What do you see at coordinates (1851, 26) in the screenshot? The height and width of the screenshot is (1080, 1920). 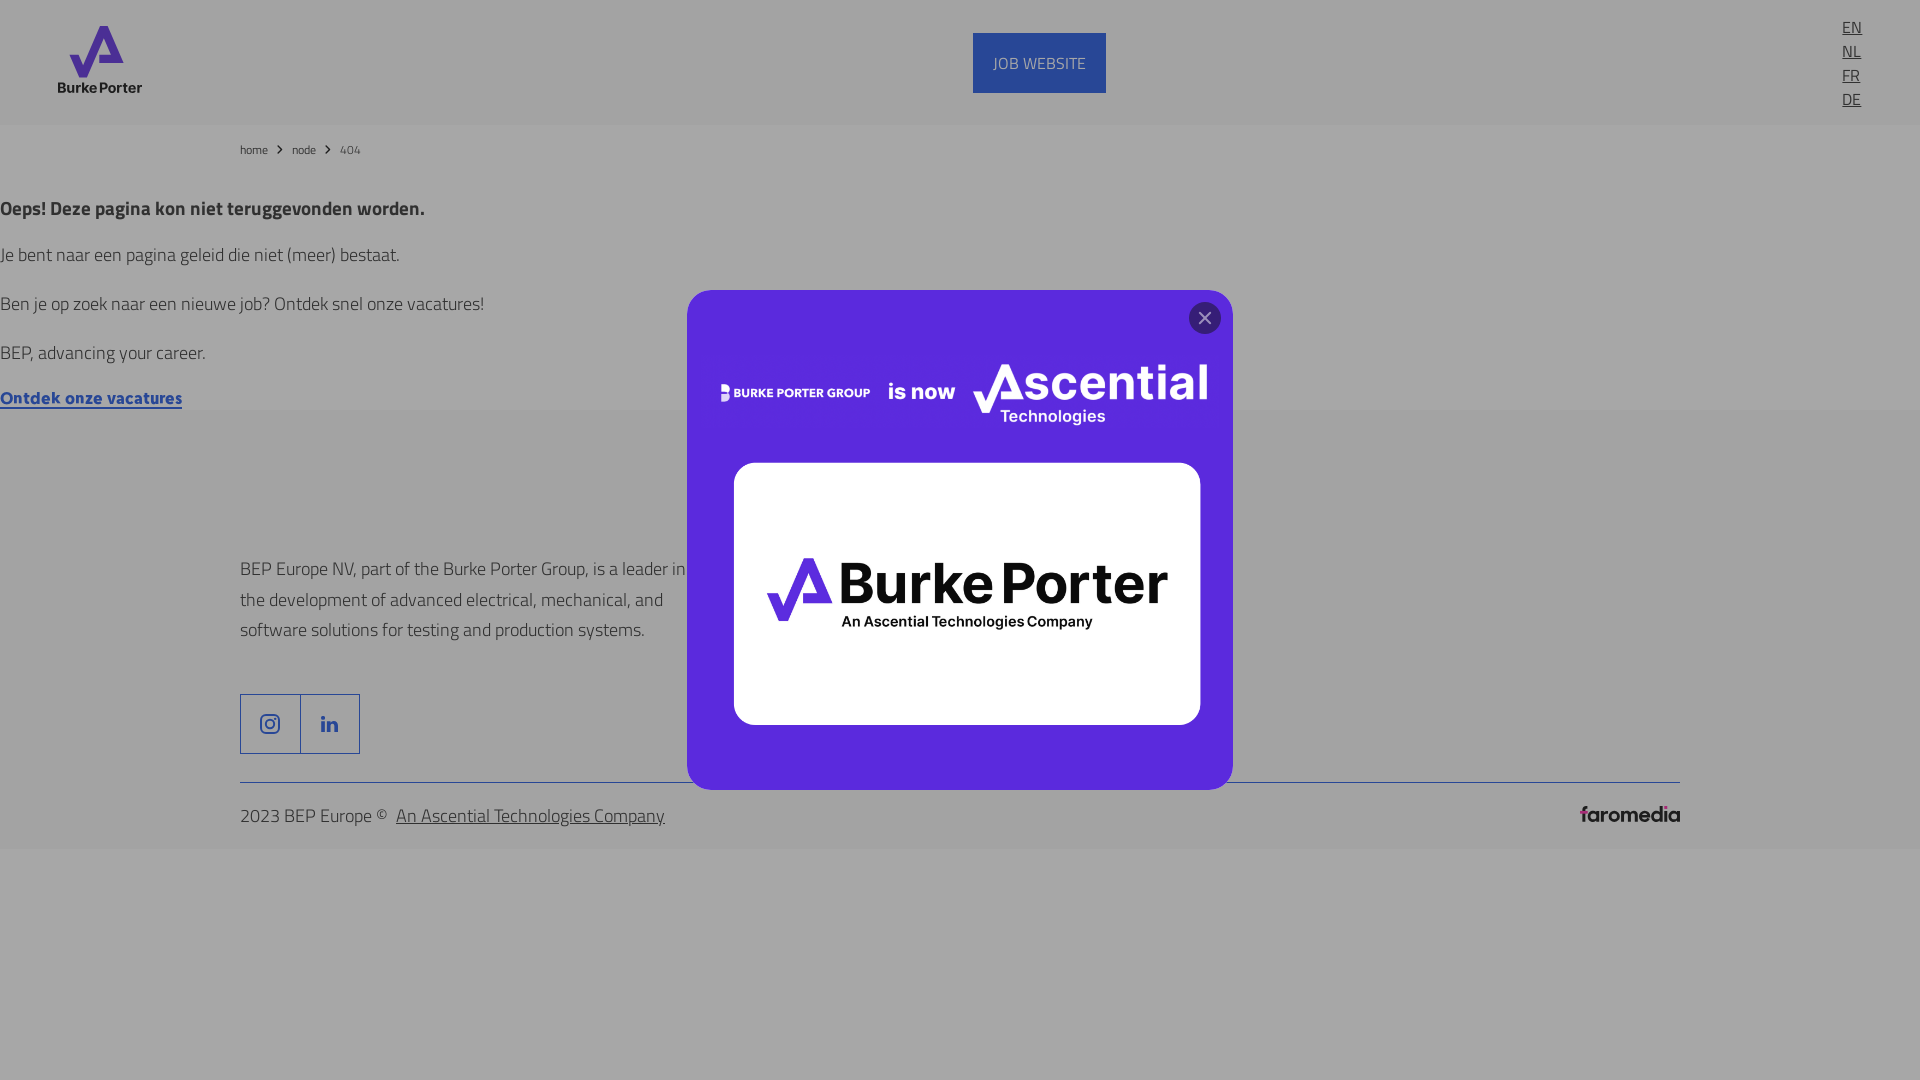 I see `'EN'` at bounding box center [1851, 26].